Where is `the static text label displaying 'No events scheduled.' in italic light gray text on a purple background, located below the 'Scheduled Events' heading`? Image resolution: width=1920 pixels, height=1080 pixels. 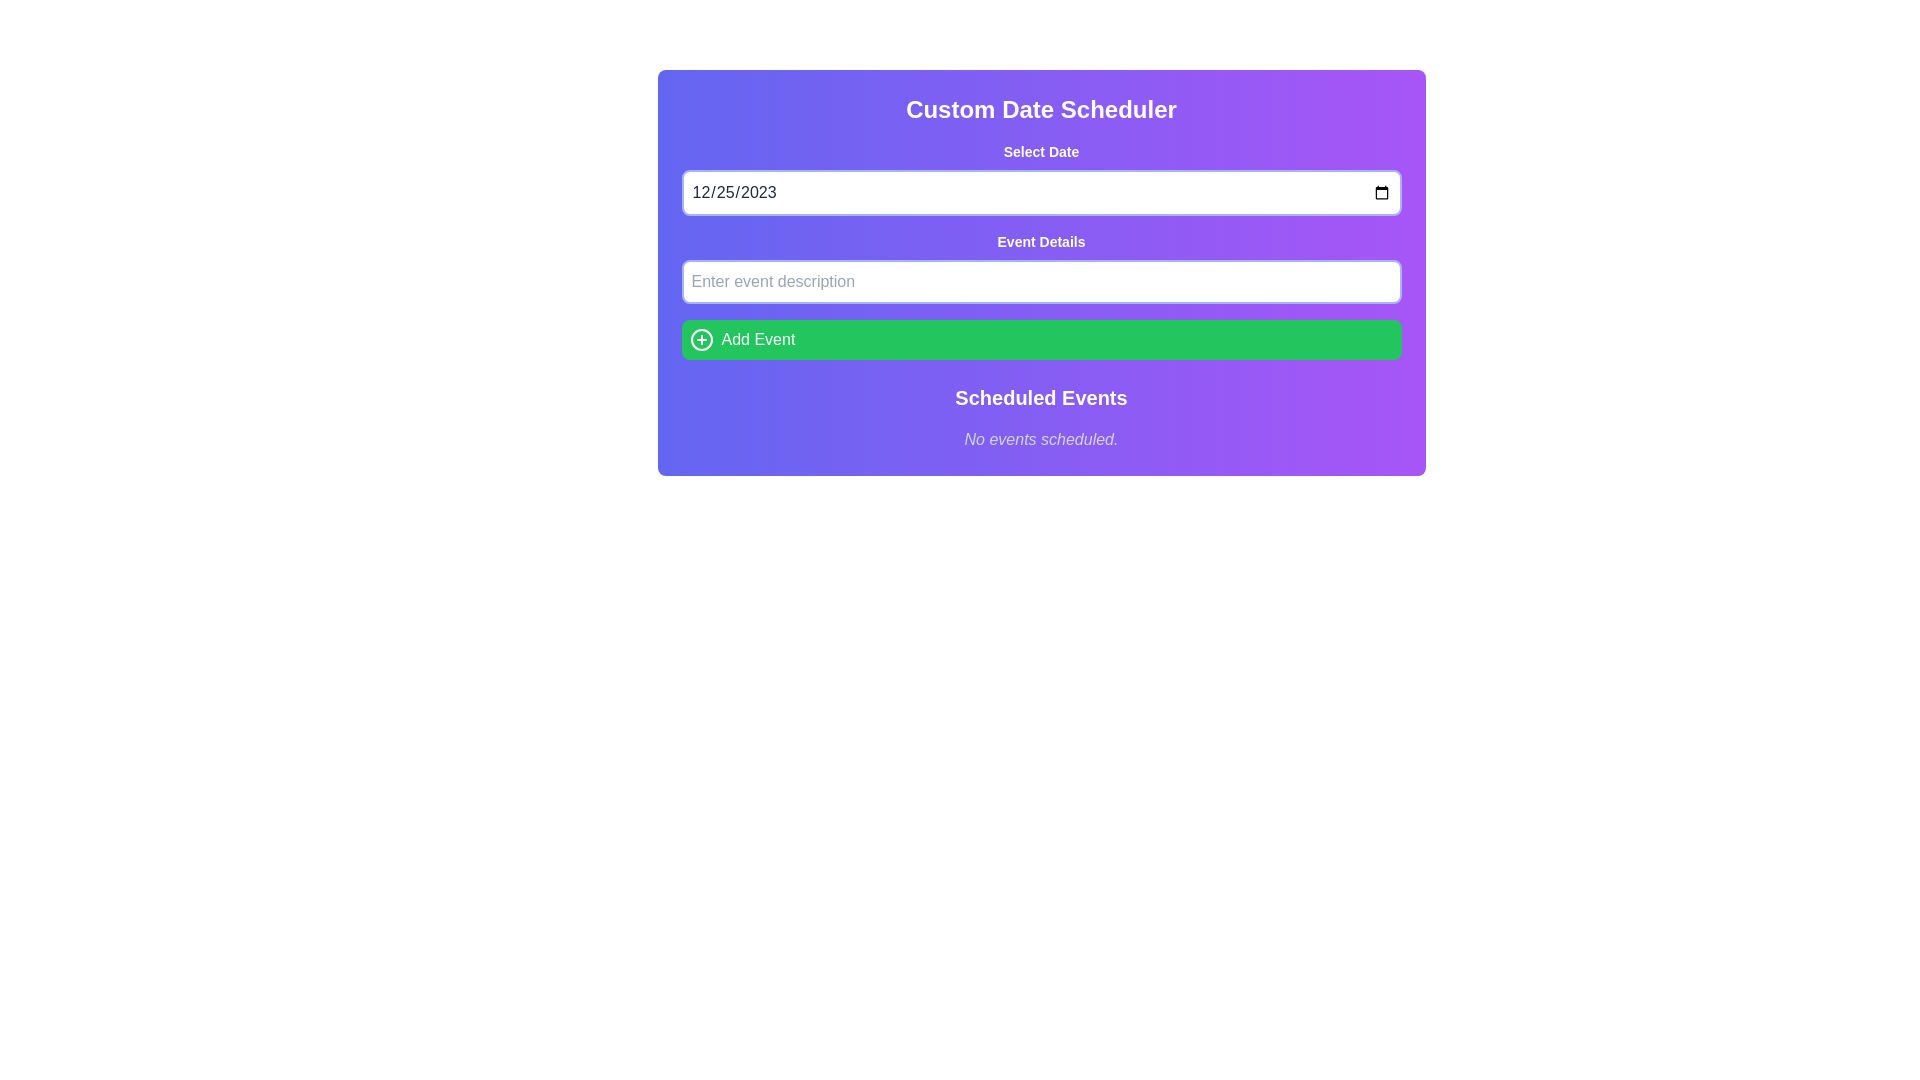
the static text label displaying 'No events scheduled.' in italic light gray text on a purple background, located below the 'Scheduled Events' heading is located at coordinates (1040, 438).